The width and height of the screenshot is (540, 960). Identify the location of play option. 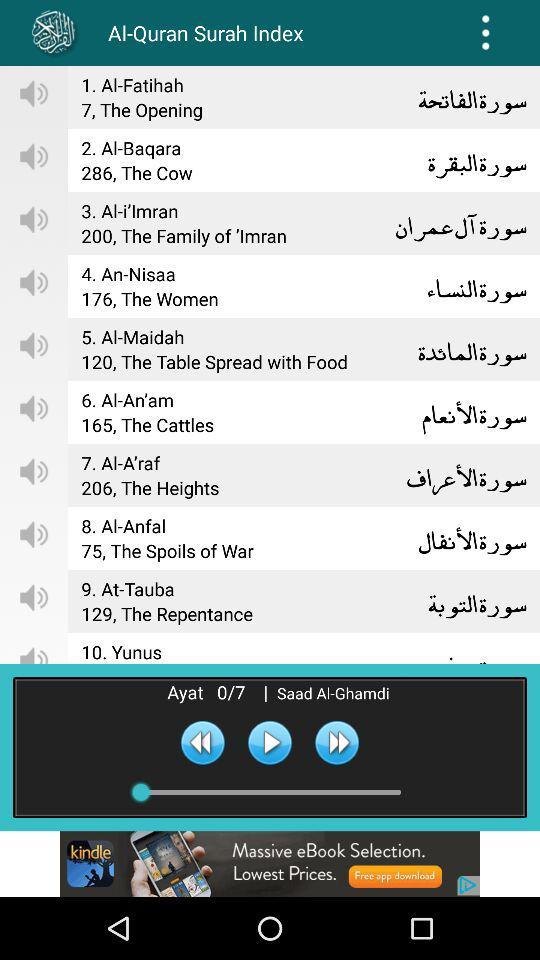
(270, 741).